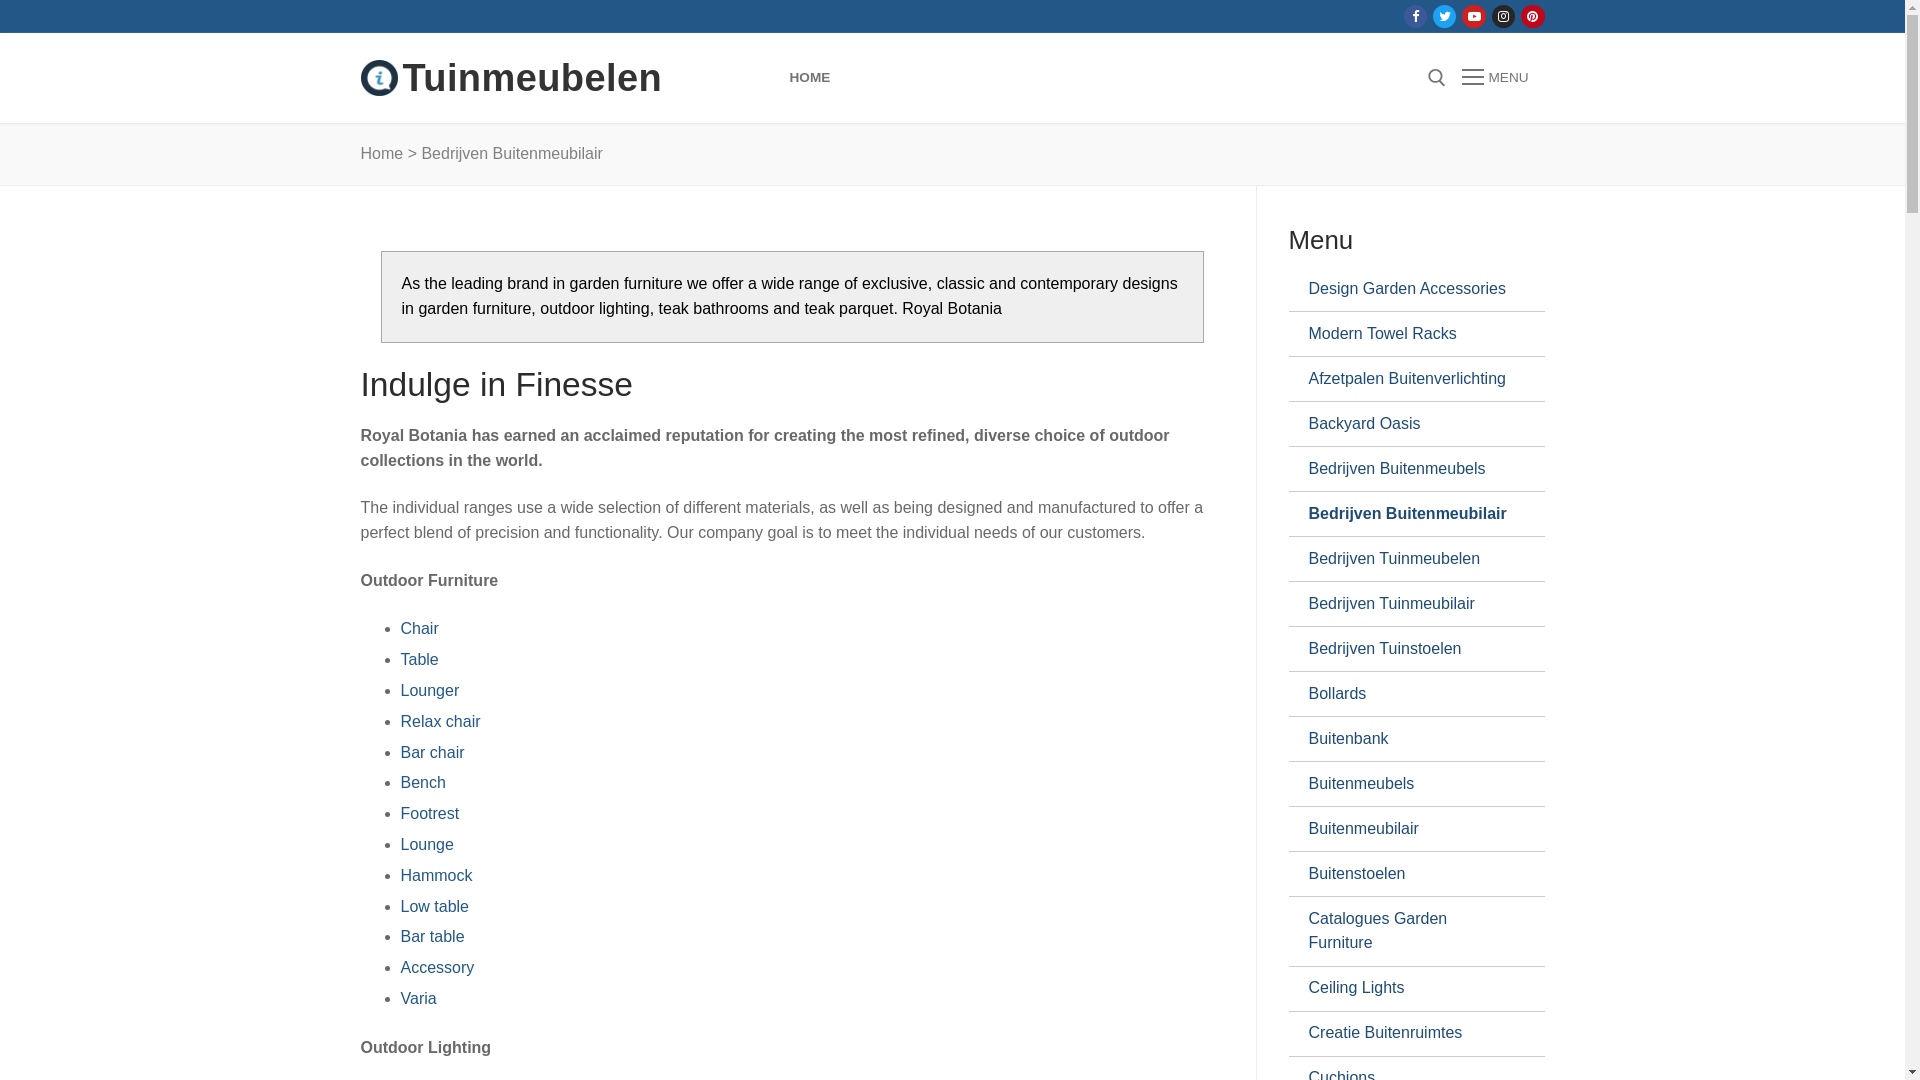 The width and height of the screenshot is (1920, 1080). What do you see at coordinates (1308, 829) in the screenshot?
I see `'Buitenmeubilair'` at bounding box center [1308, 829].